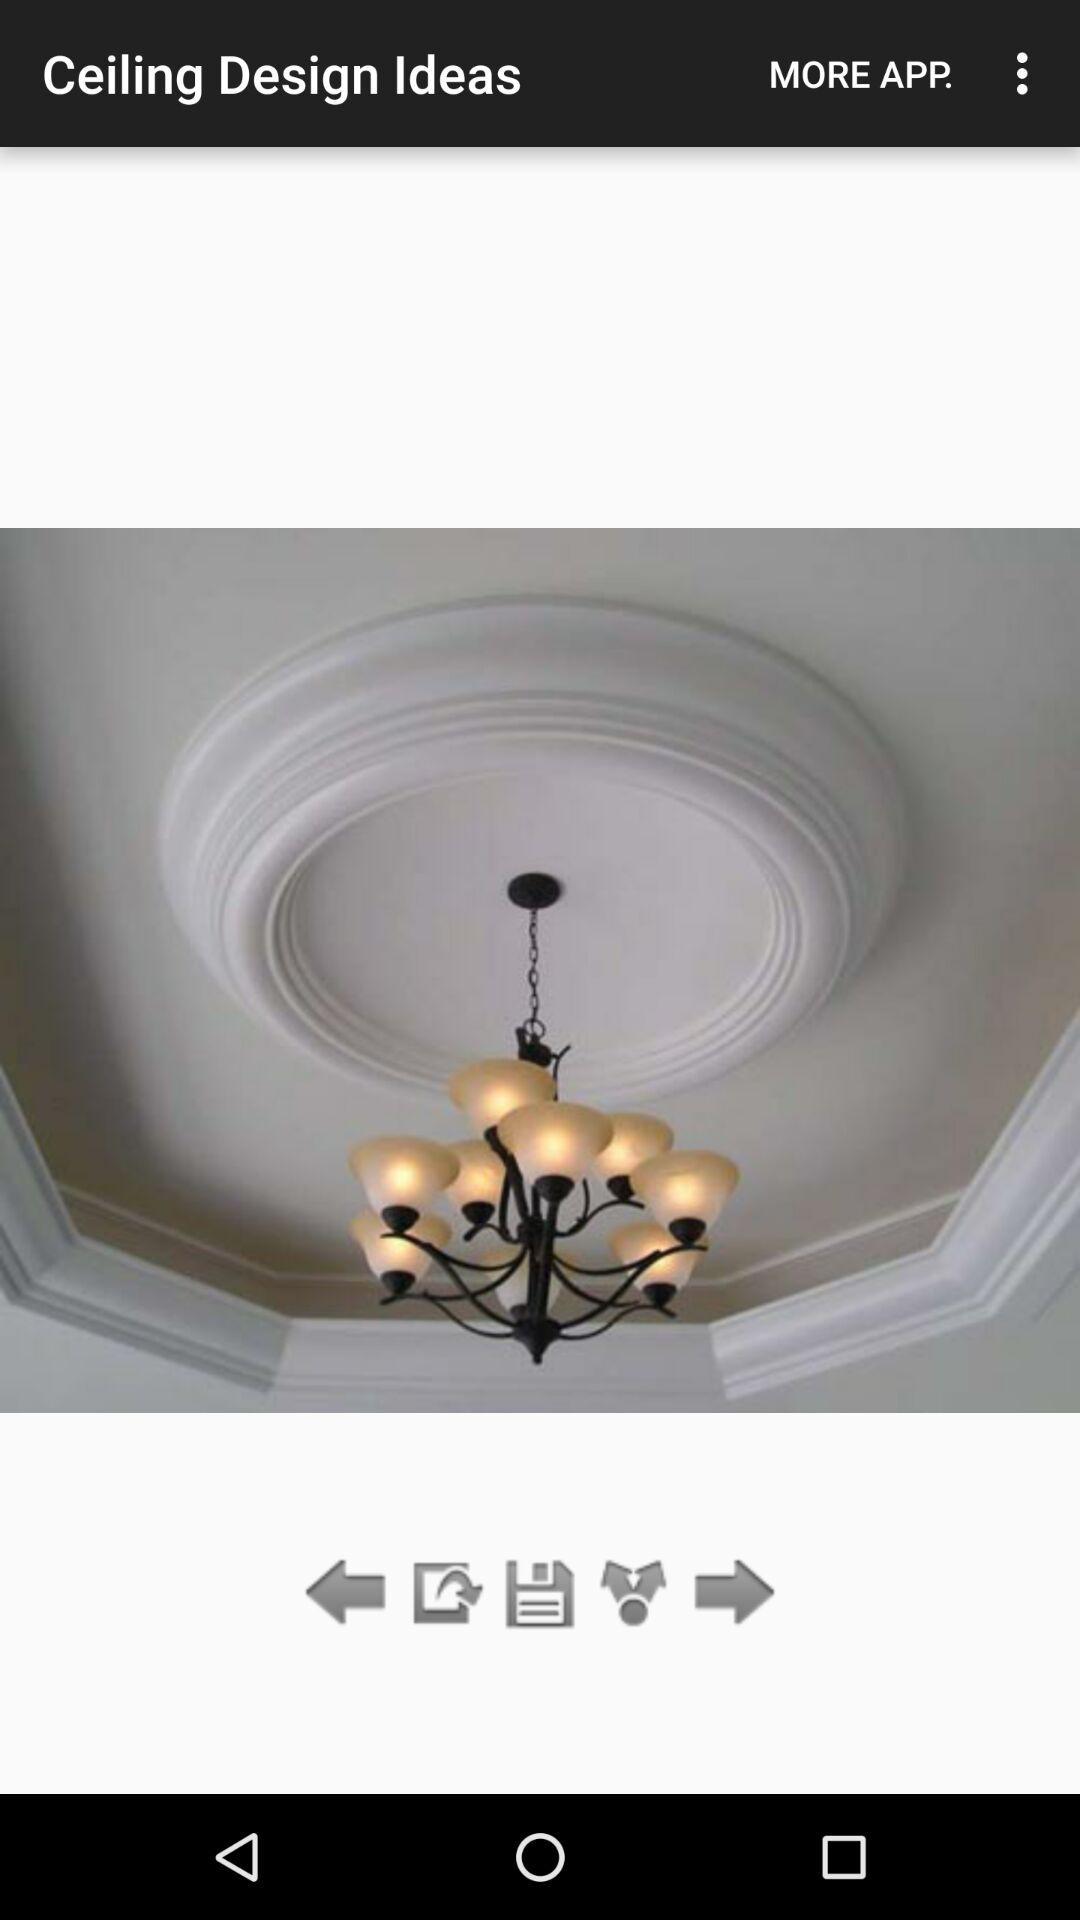 This screenshot has width=1080, height=1920. I want to click on more app. item, so click(860, 73).